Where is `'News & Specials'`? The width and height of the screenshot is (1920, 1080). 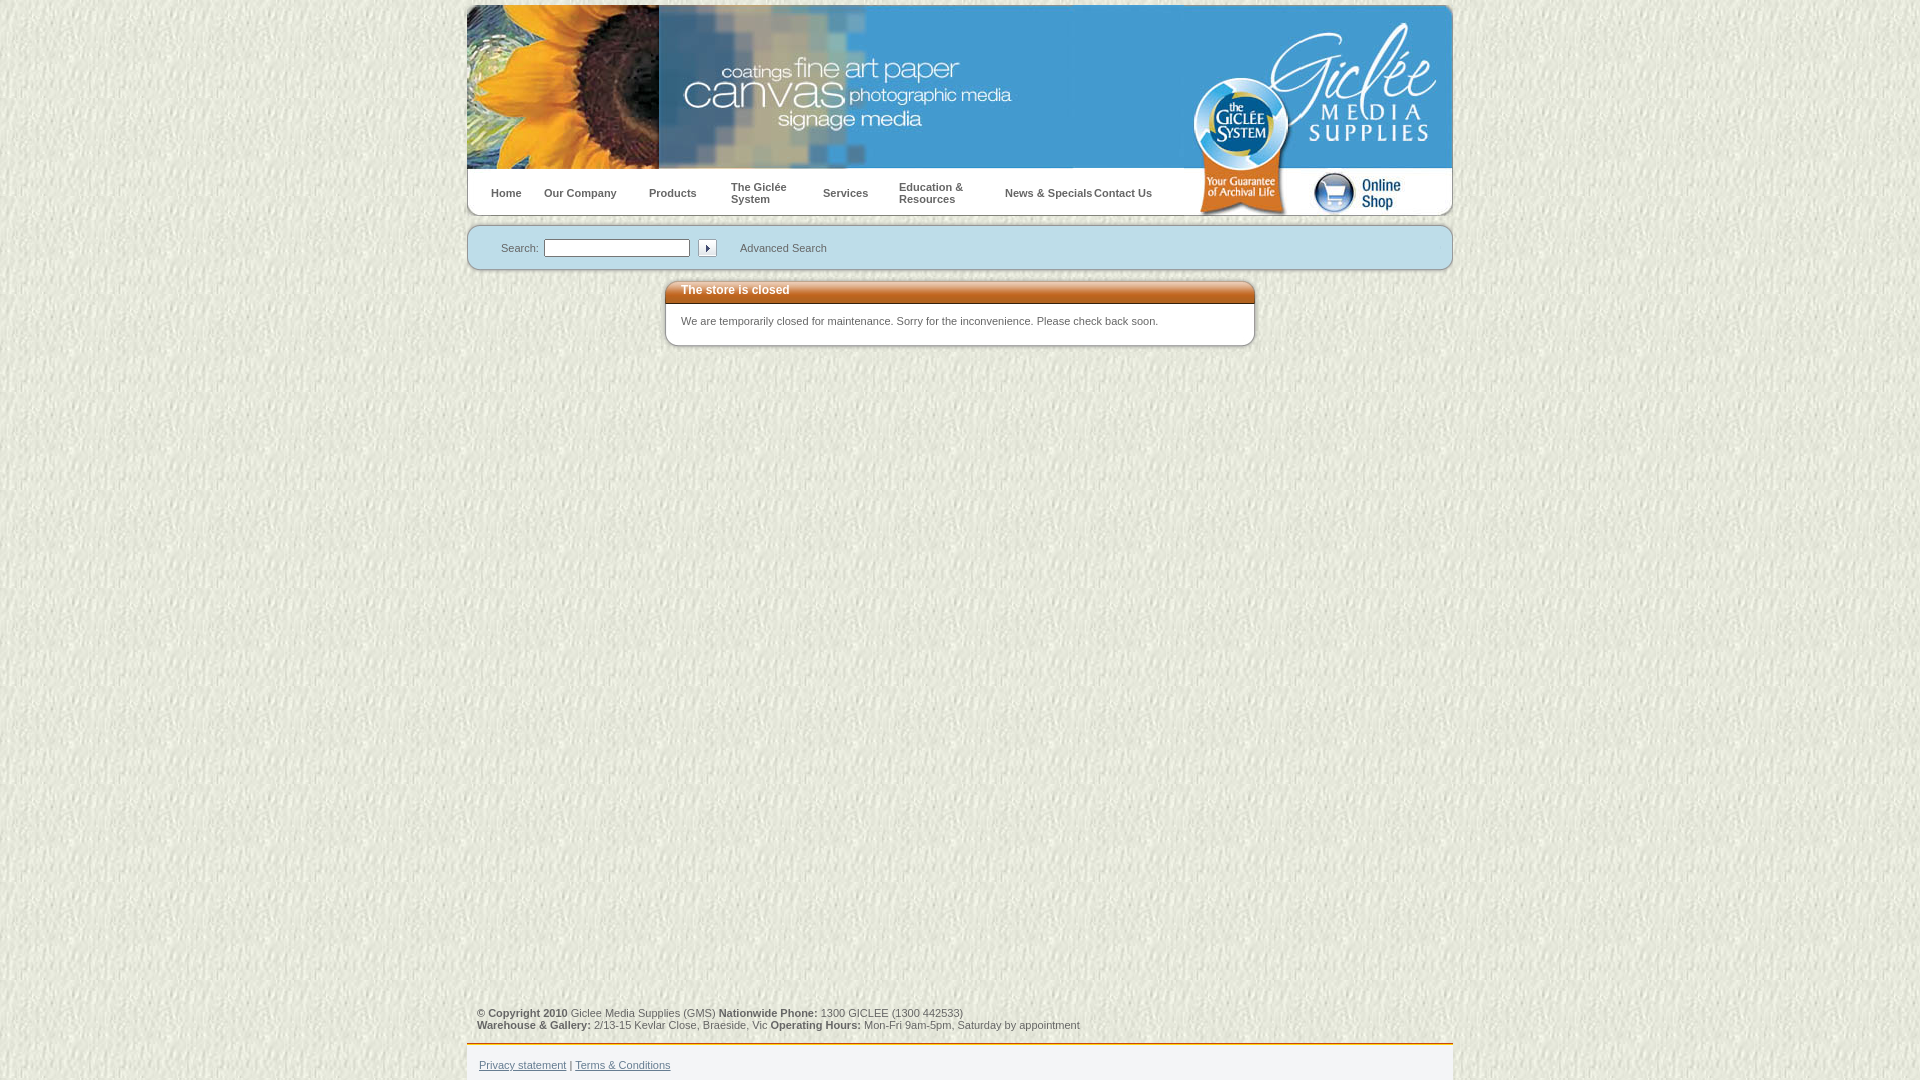
'News & Specials' is located at coordinates (1004, 192).